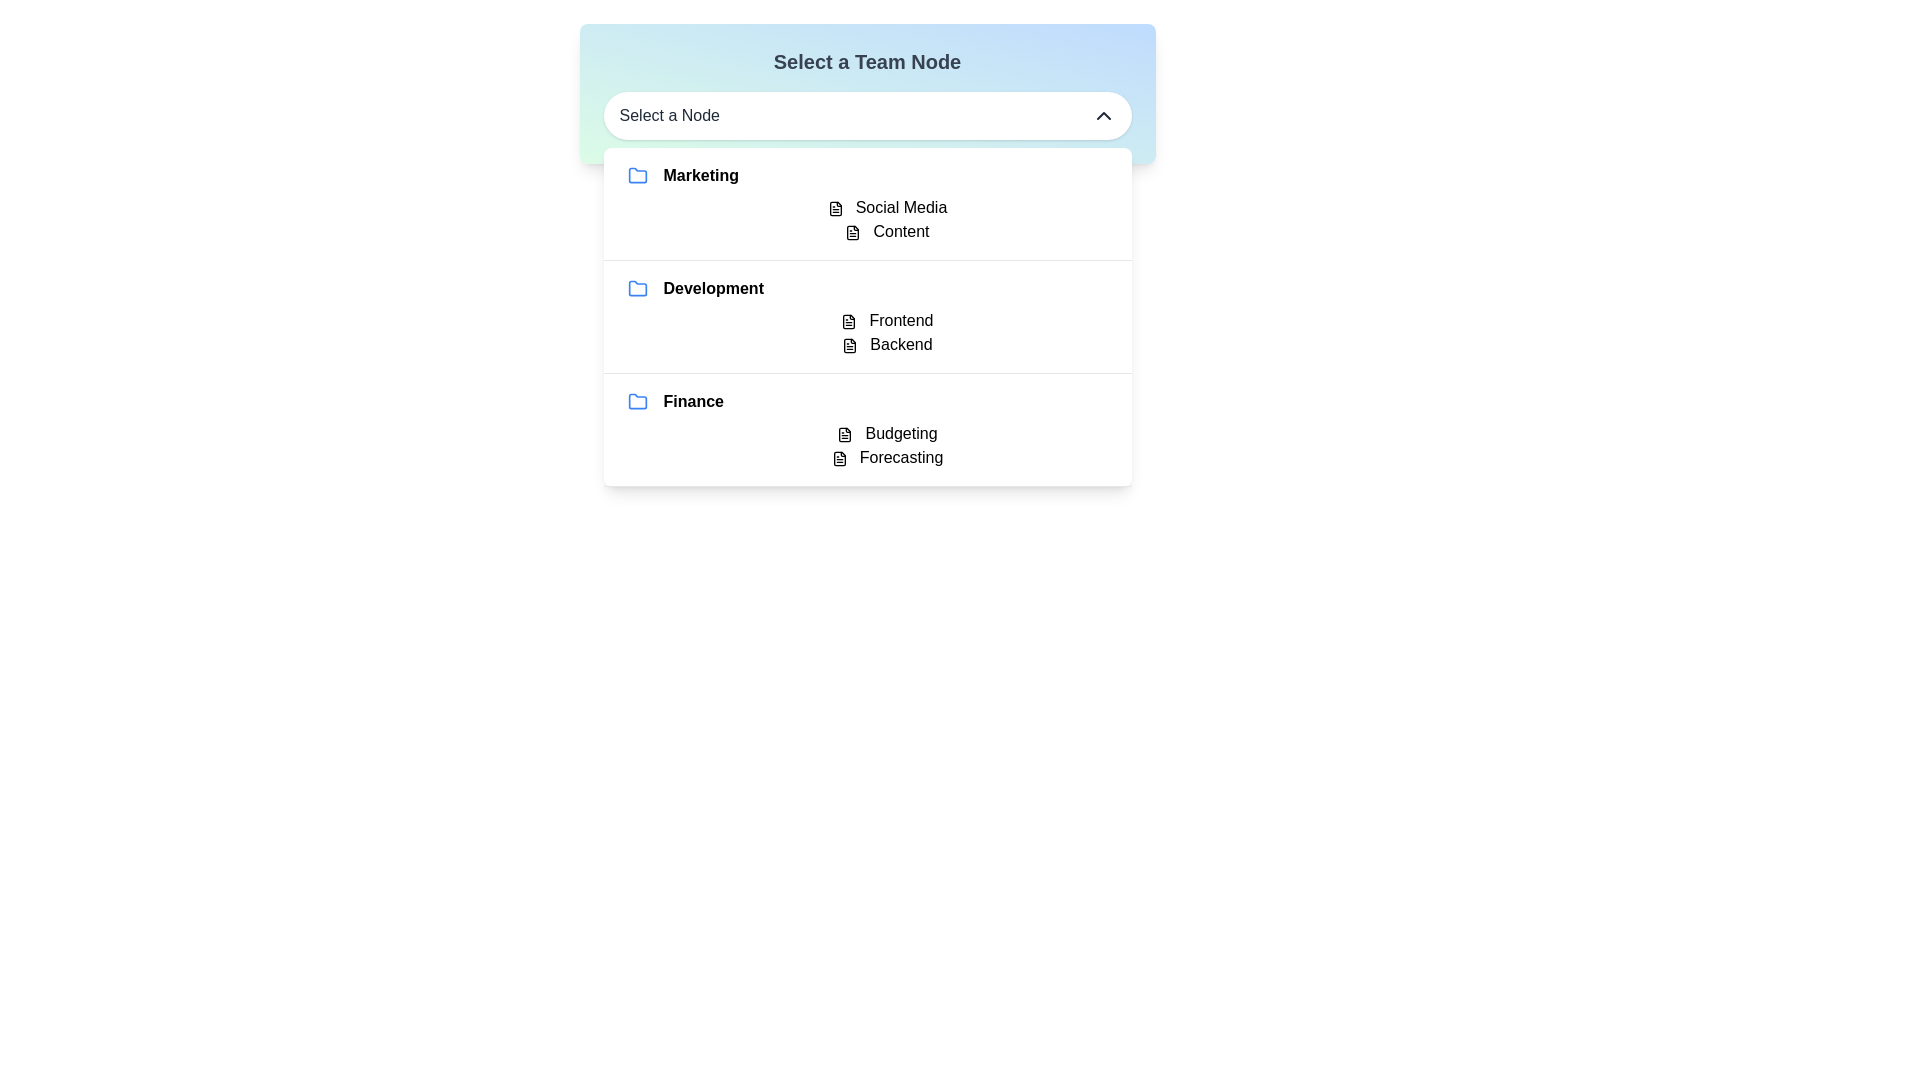  Describe the element at coordinates (886, 458) in the screenshot. I see `the 'Forecasting' text label with the associated document icon in the 'Select a Team Node' interface to trigger a visual indication` at that location.